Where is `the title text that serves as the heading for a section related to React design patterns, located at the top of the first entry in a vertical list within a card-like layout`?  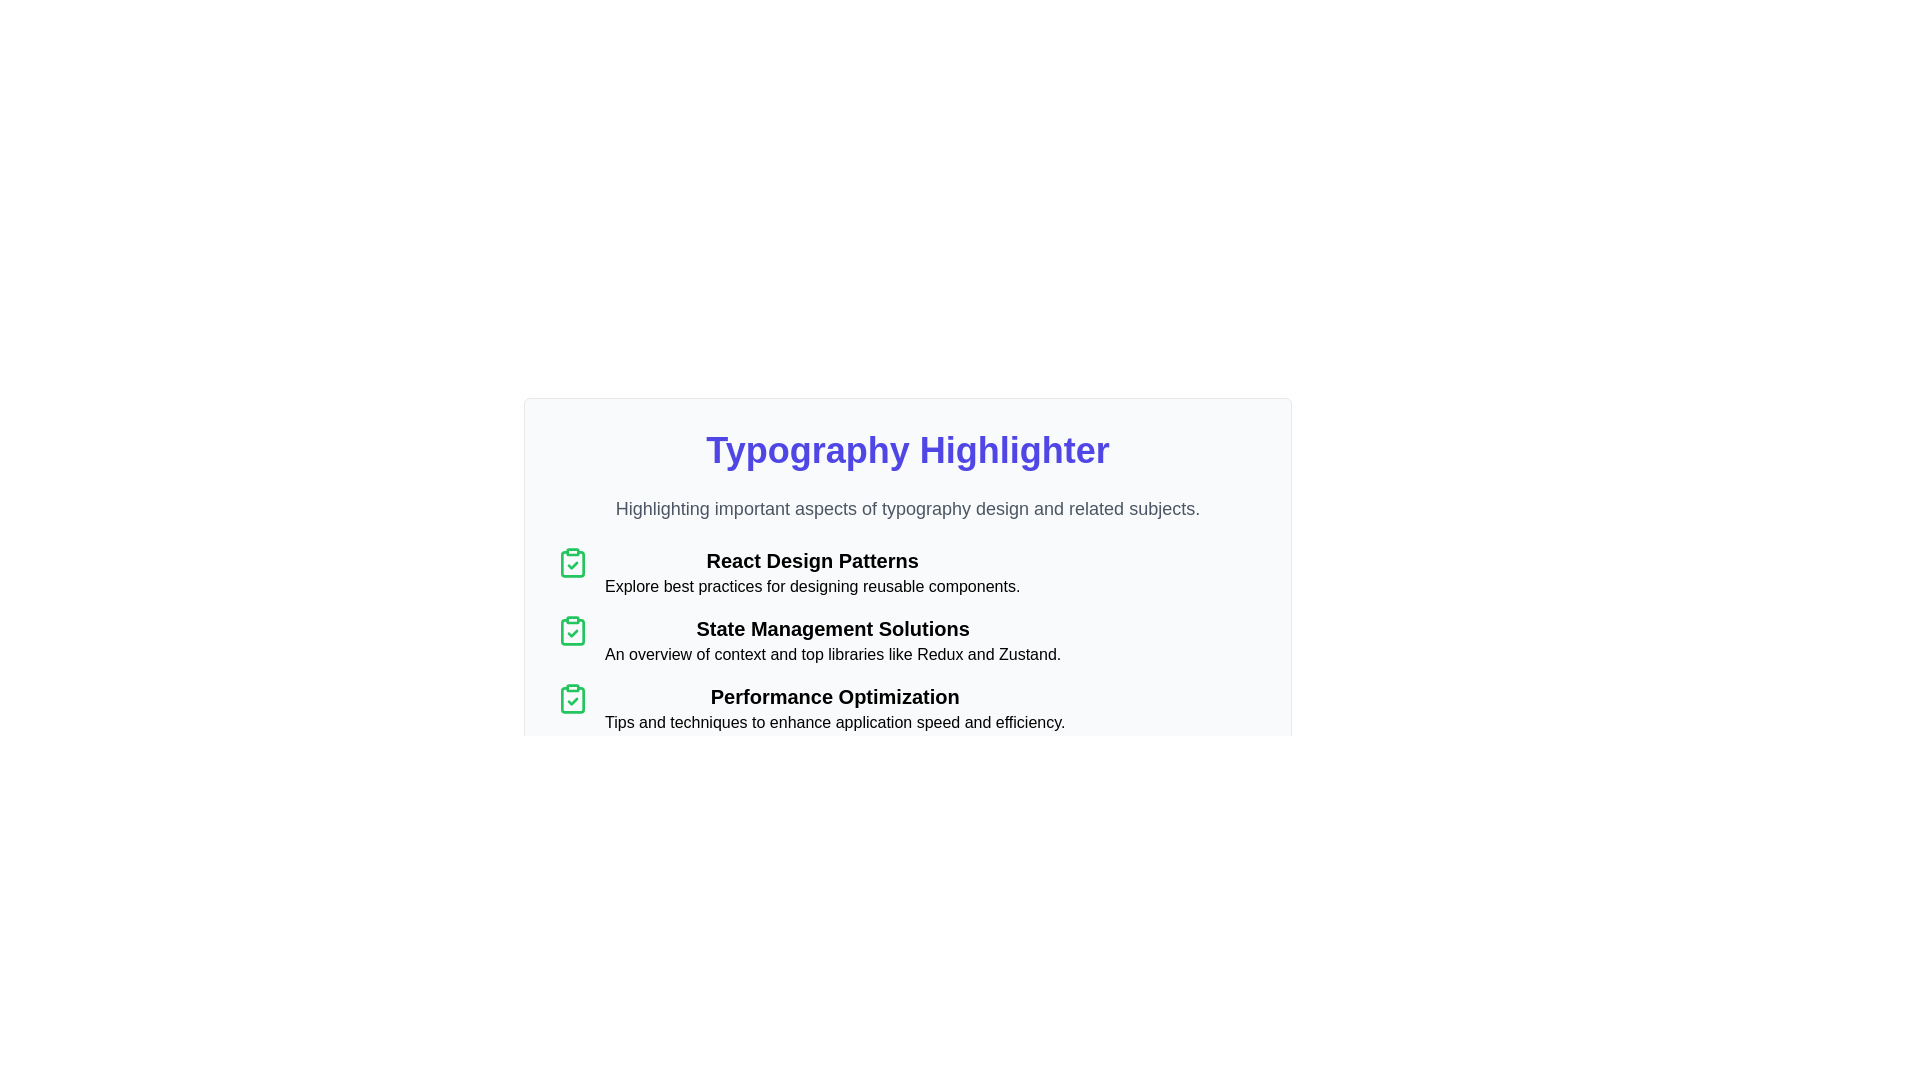 the title text that serves as the heading for a section related to React design patterns, located at the top of the first entry in a vertical list within a card-like layout is located at coordinates (812, 560).